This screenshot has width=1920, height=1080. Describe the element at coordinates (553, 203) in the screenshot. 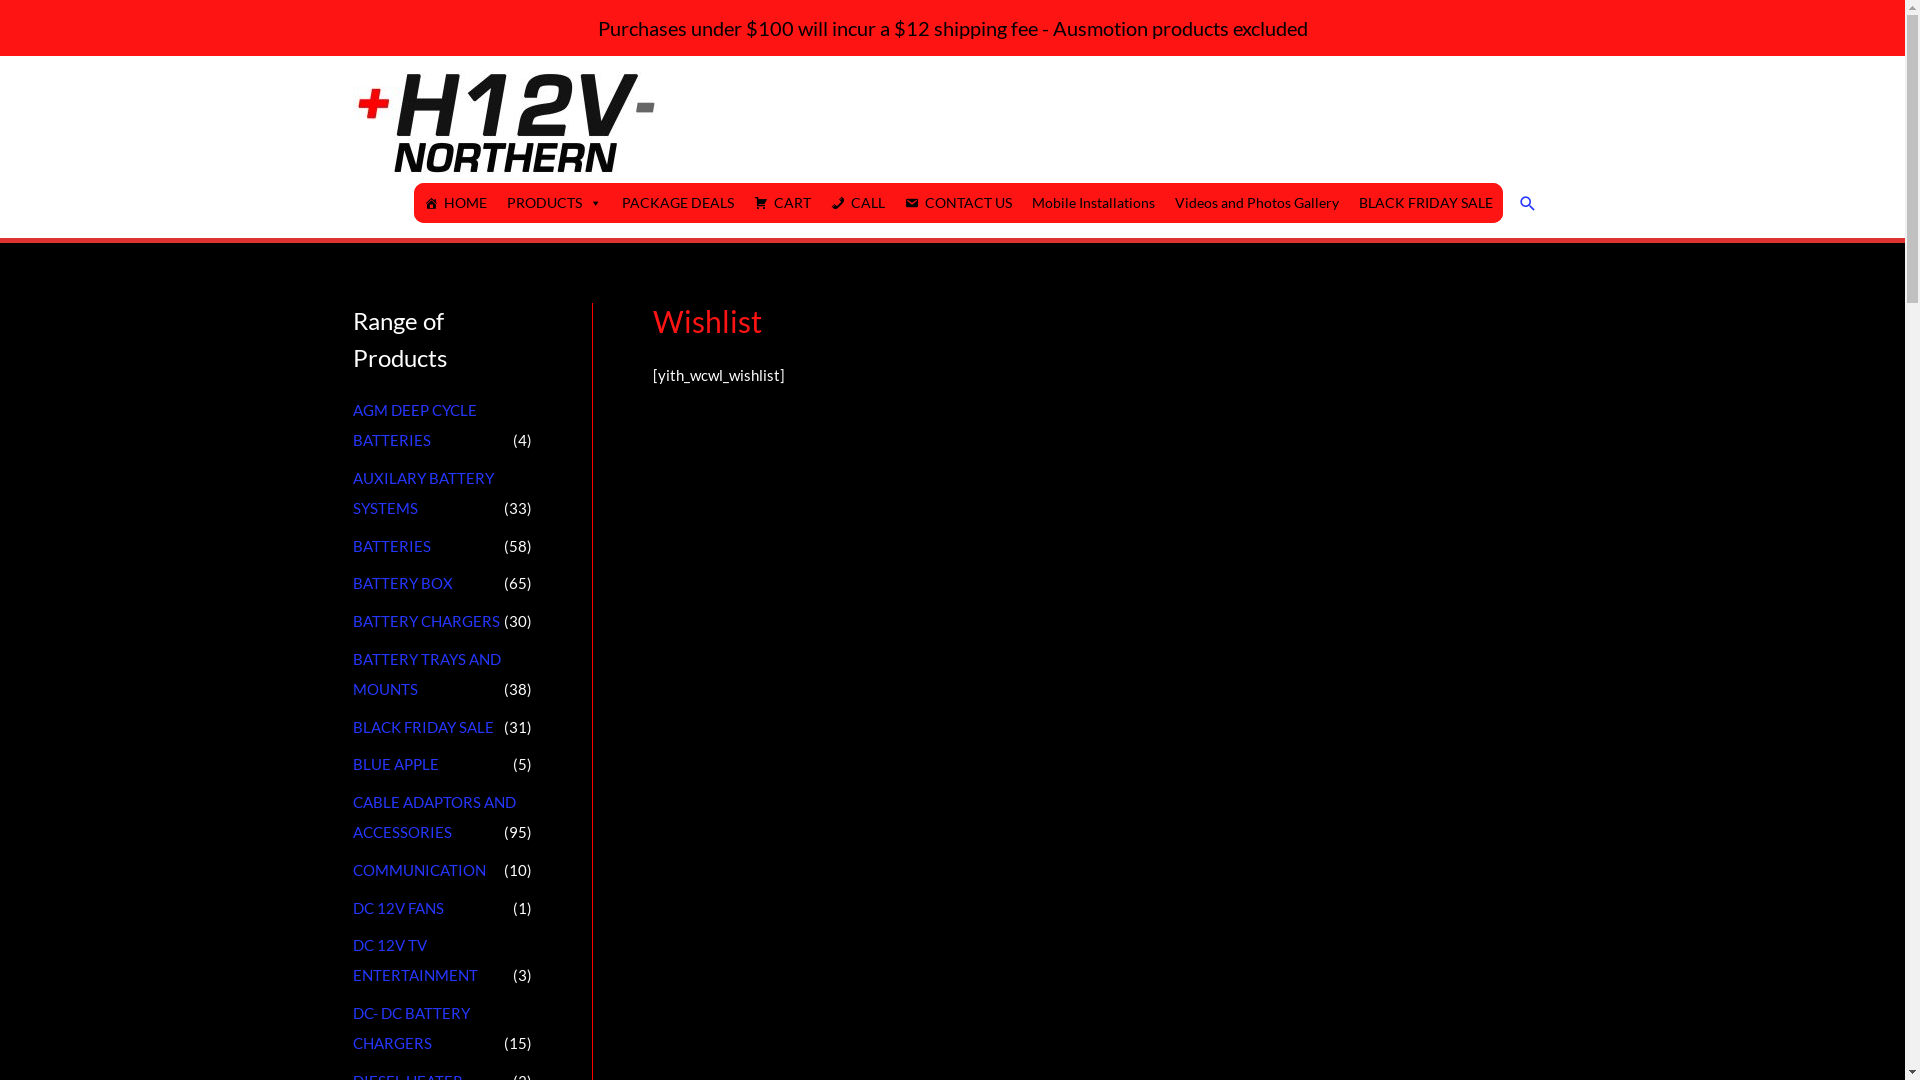

I see `'PRODUCTS'` at that location.